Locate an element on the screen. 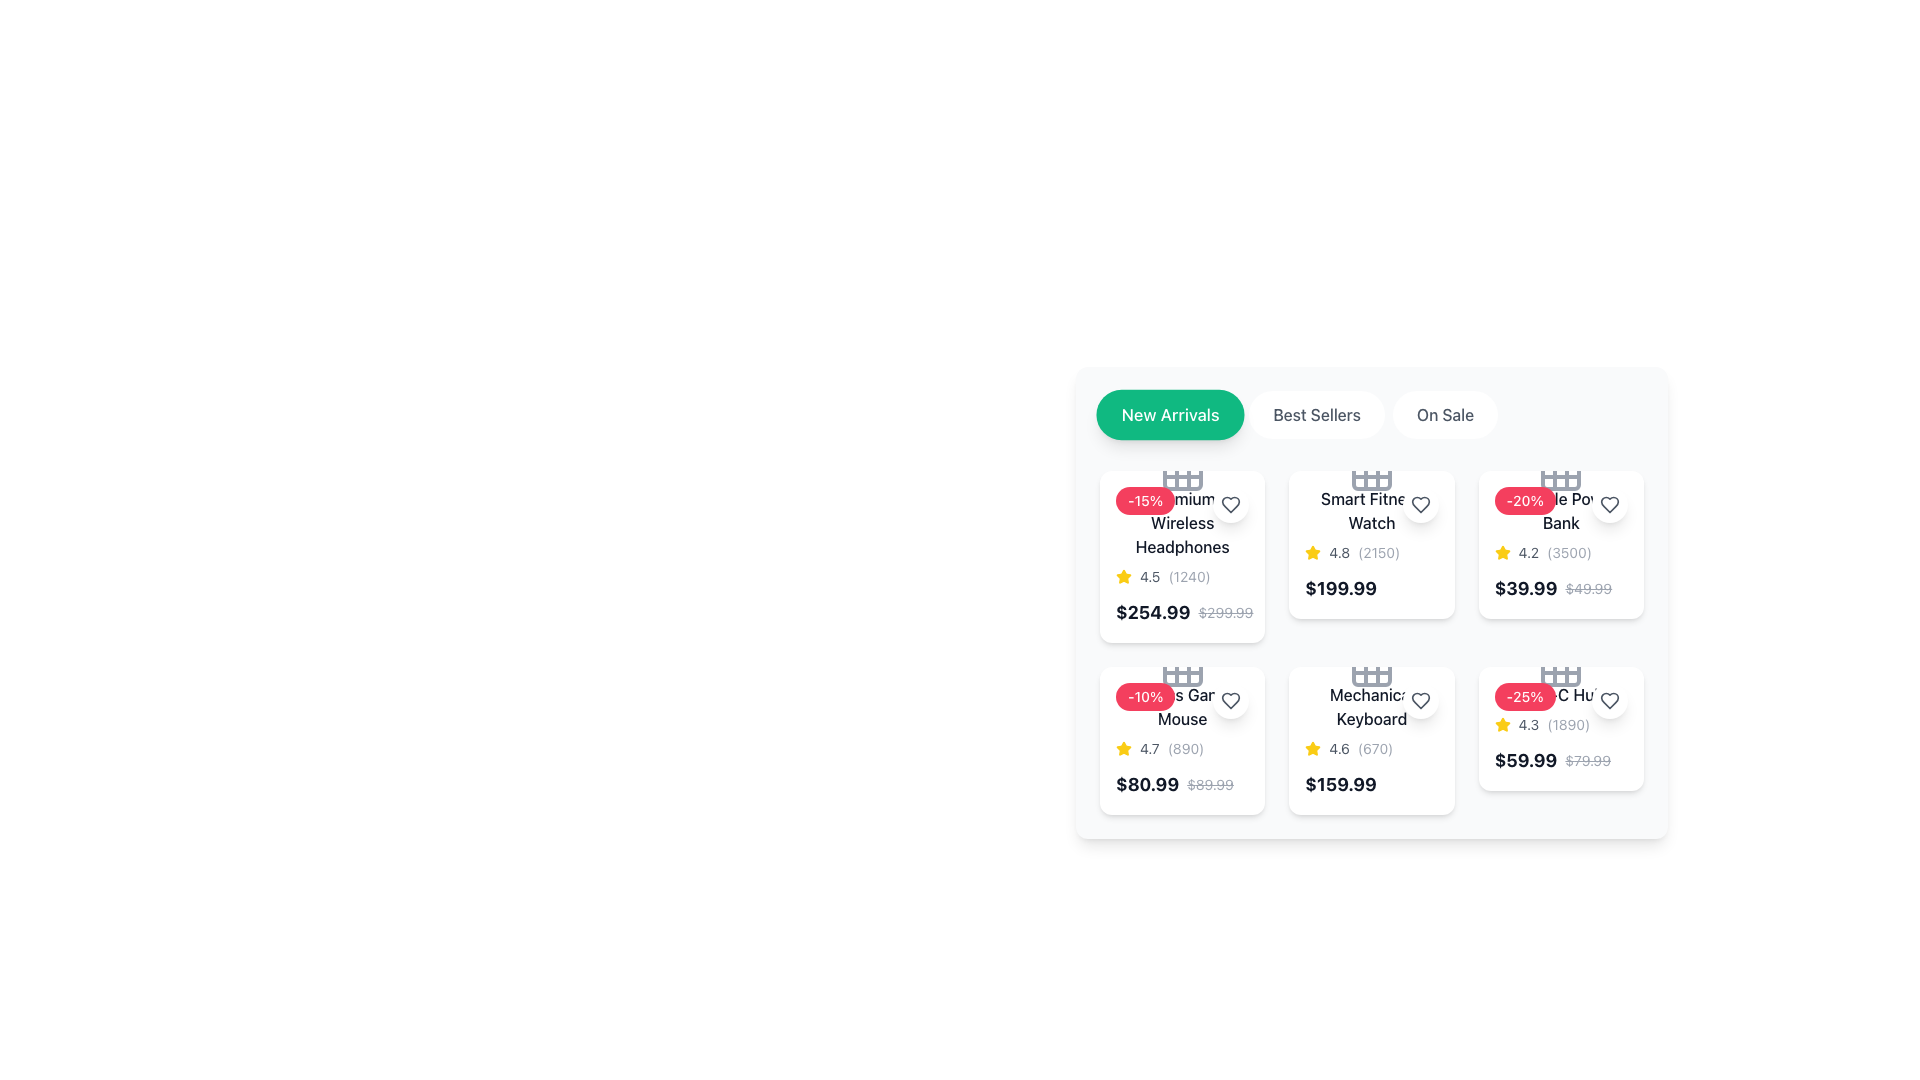 The width and height of the screenshot is (1920, 1080). the circular button with a heart icon located in the top-right corner of the product card is located at coordinates (1609, 700).